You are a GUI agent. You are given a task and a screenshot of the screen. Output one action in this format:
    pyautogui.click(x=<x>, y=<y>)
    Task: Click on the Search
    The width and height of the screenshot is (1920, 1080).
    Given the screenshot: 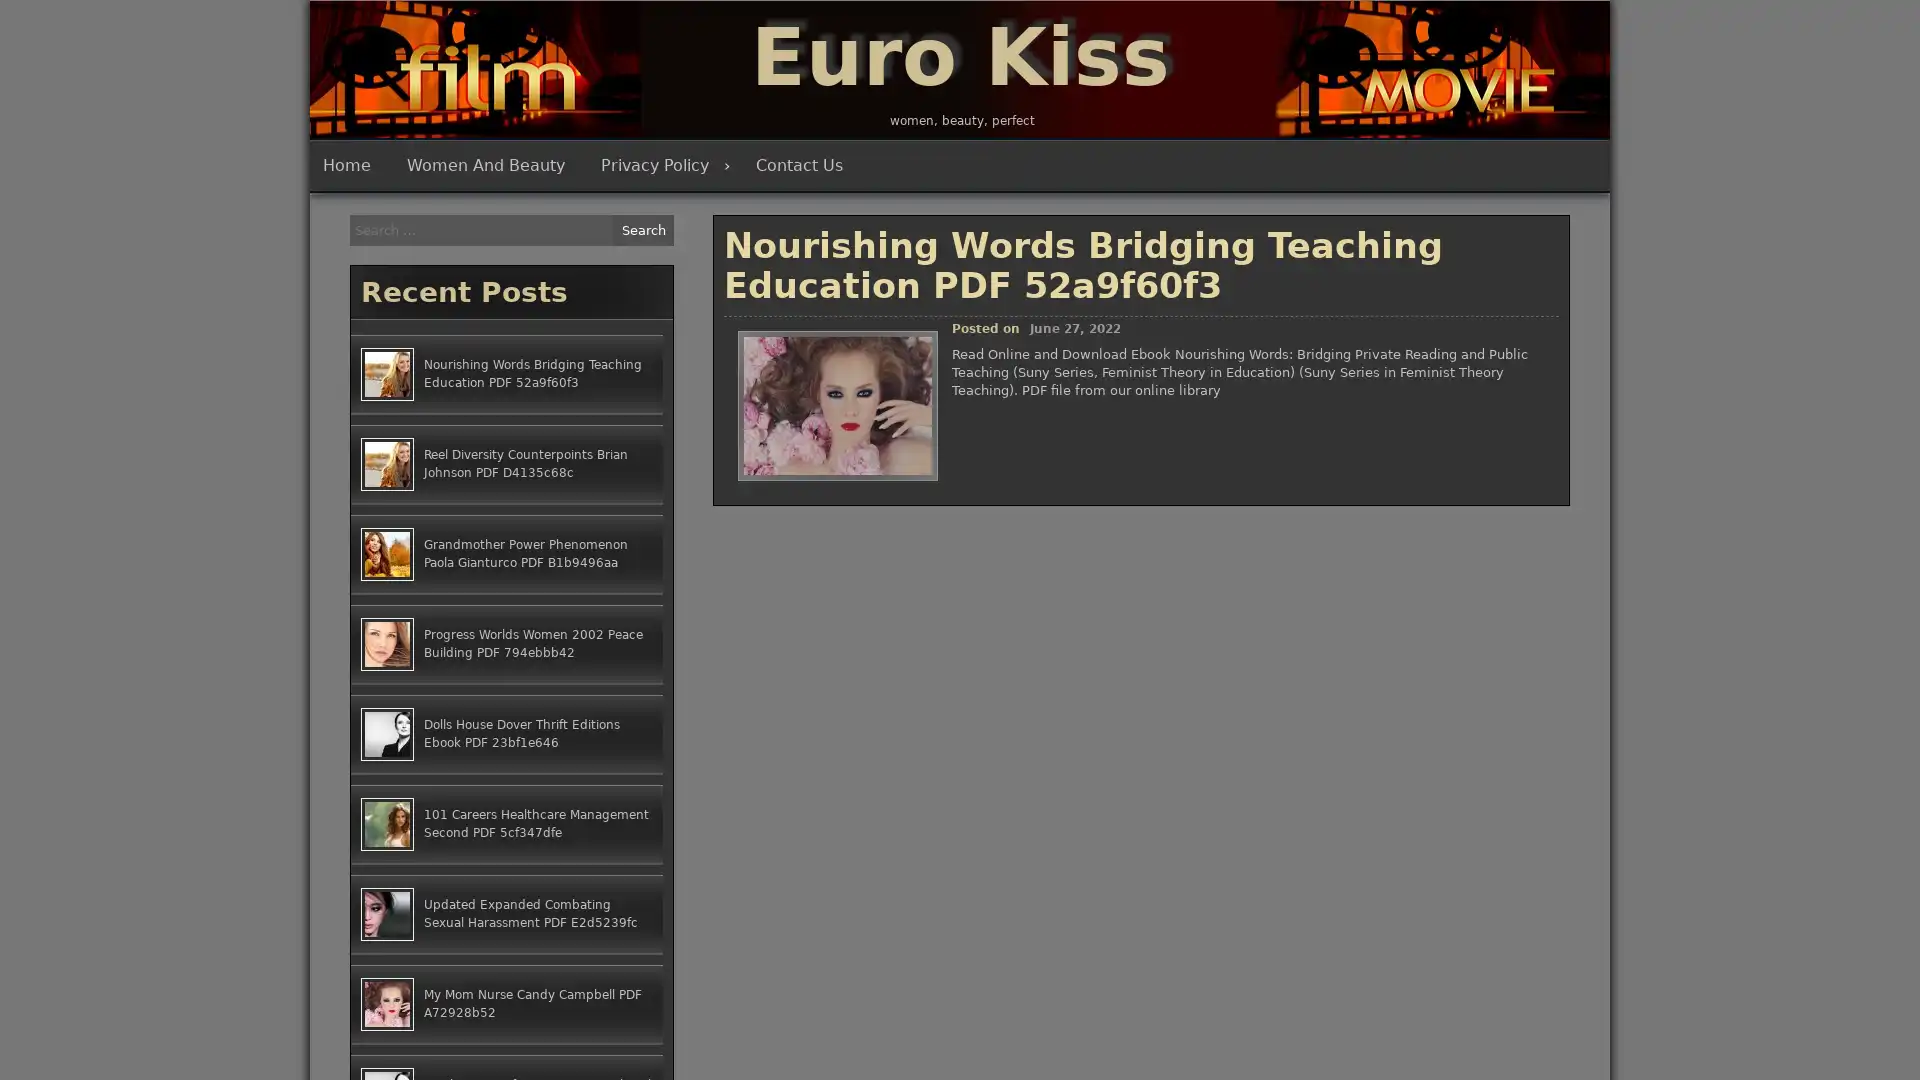 What is the action you would take?
    pyautogui.click(x=643, y=229)
    